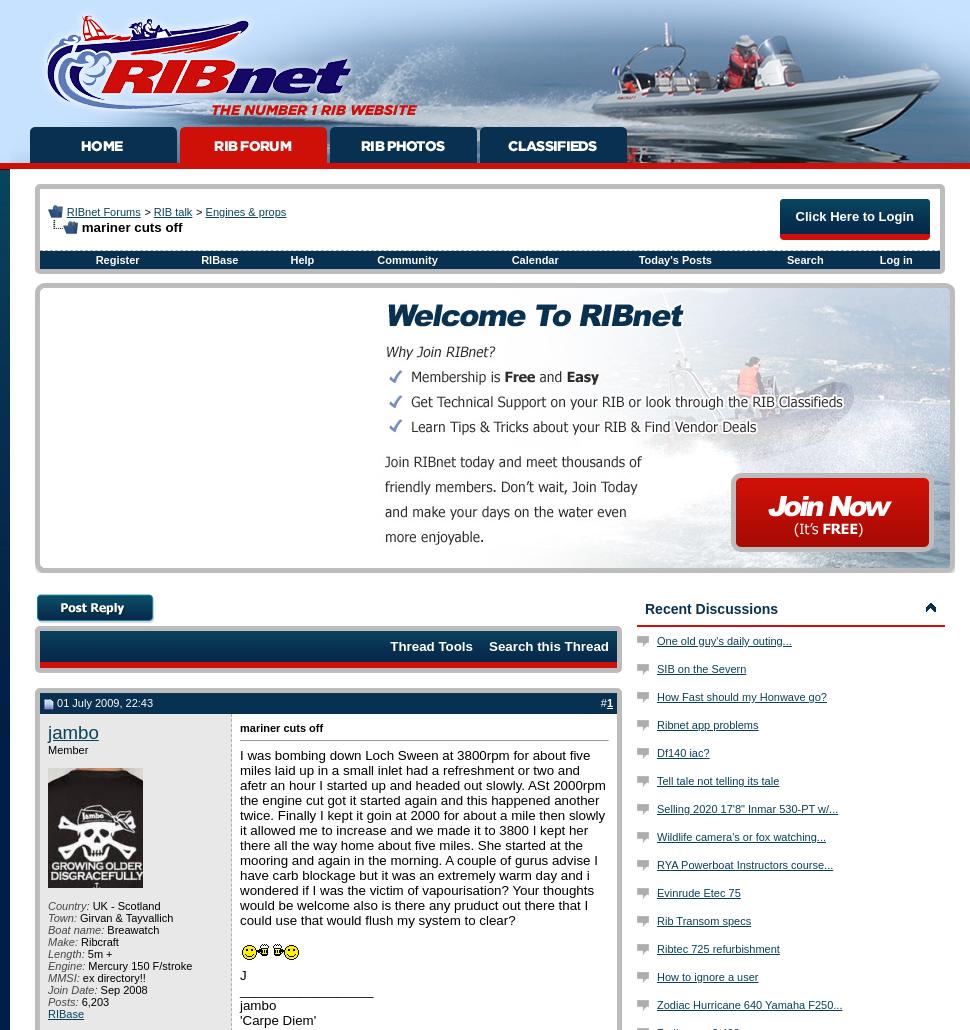 Image resolution: width=970 pixels, height=1030 pixels. What do you see at coordinates (75, 928) in the screenshot?
I see `'Boat name:'` at bounding box center [75, 928].